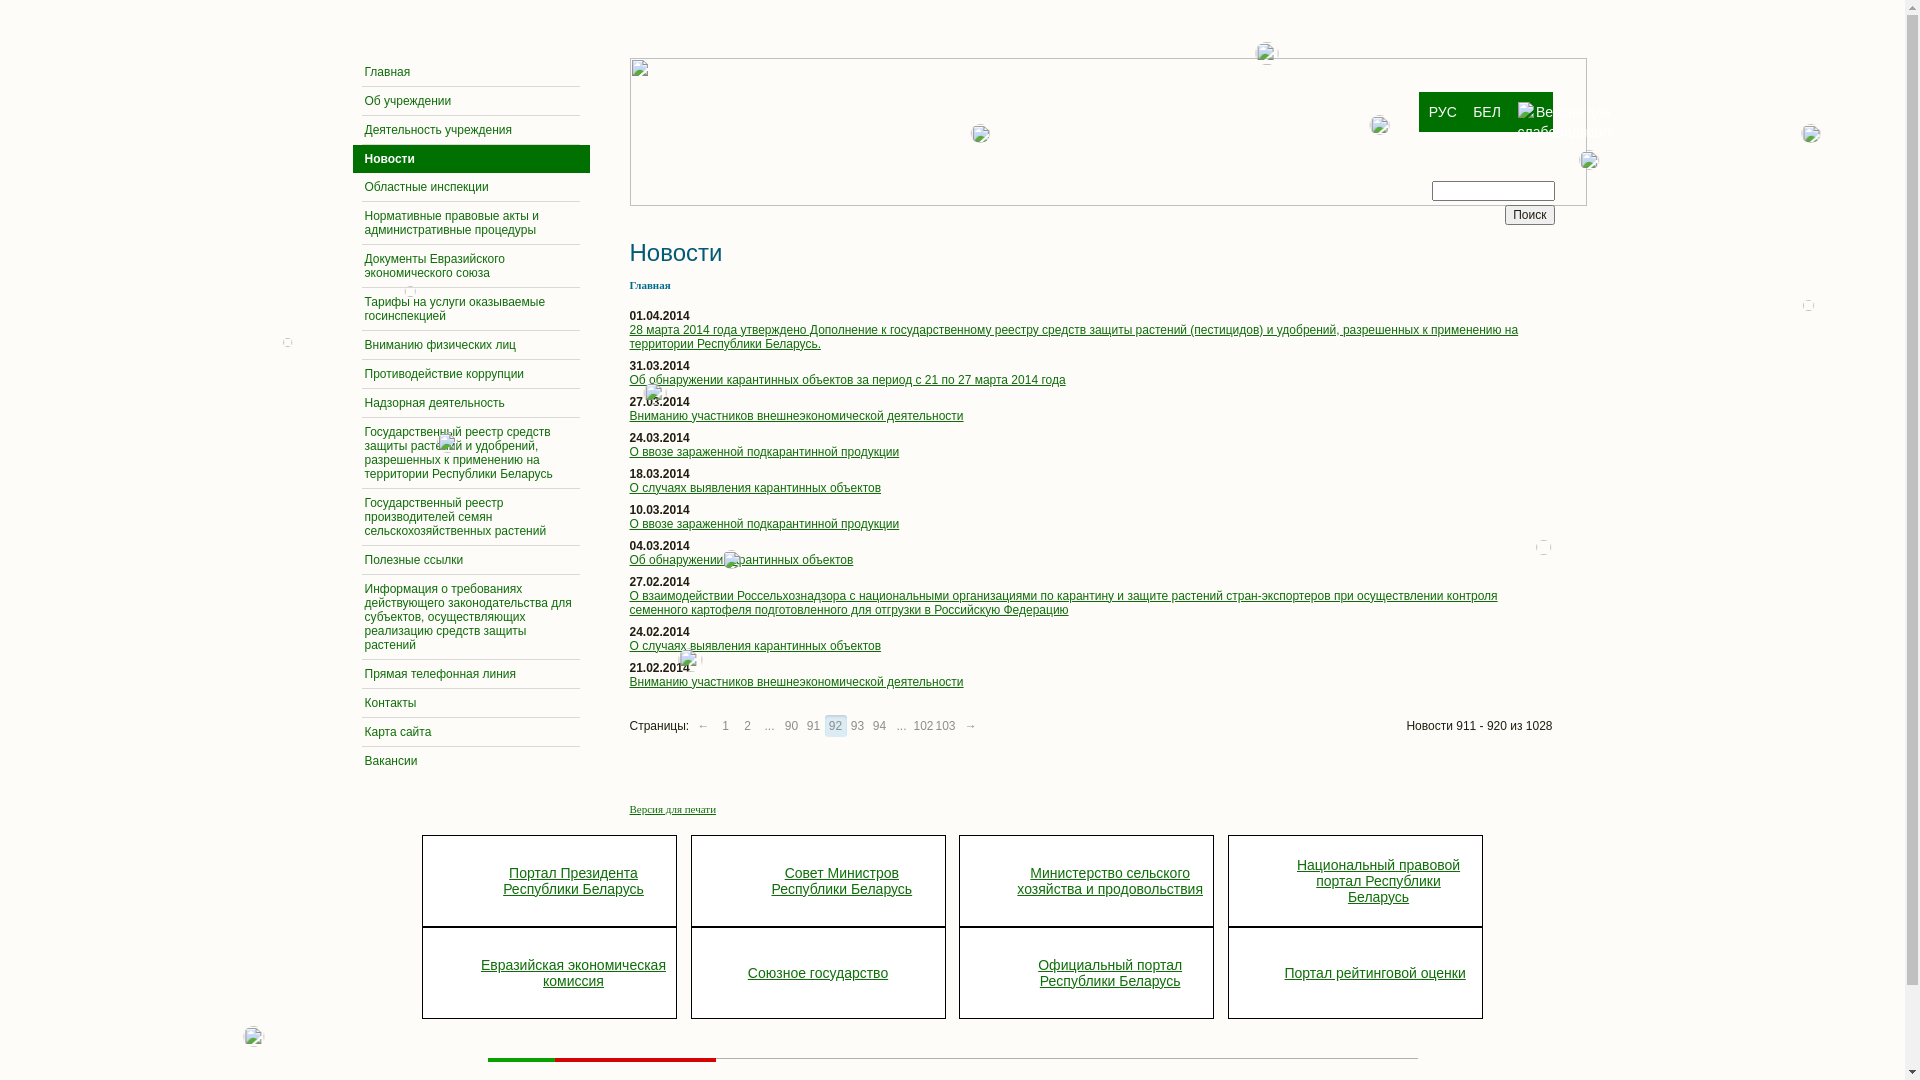  What do you see at coordinates (814, 725) in the screenshot?
I see `'91'` at bounding box center [814, 725].